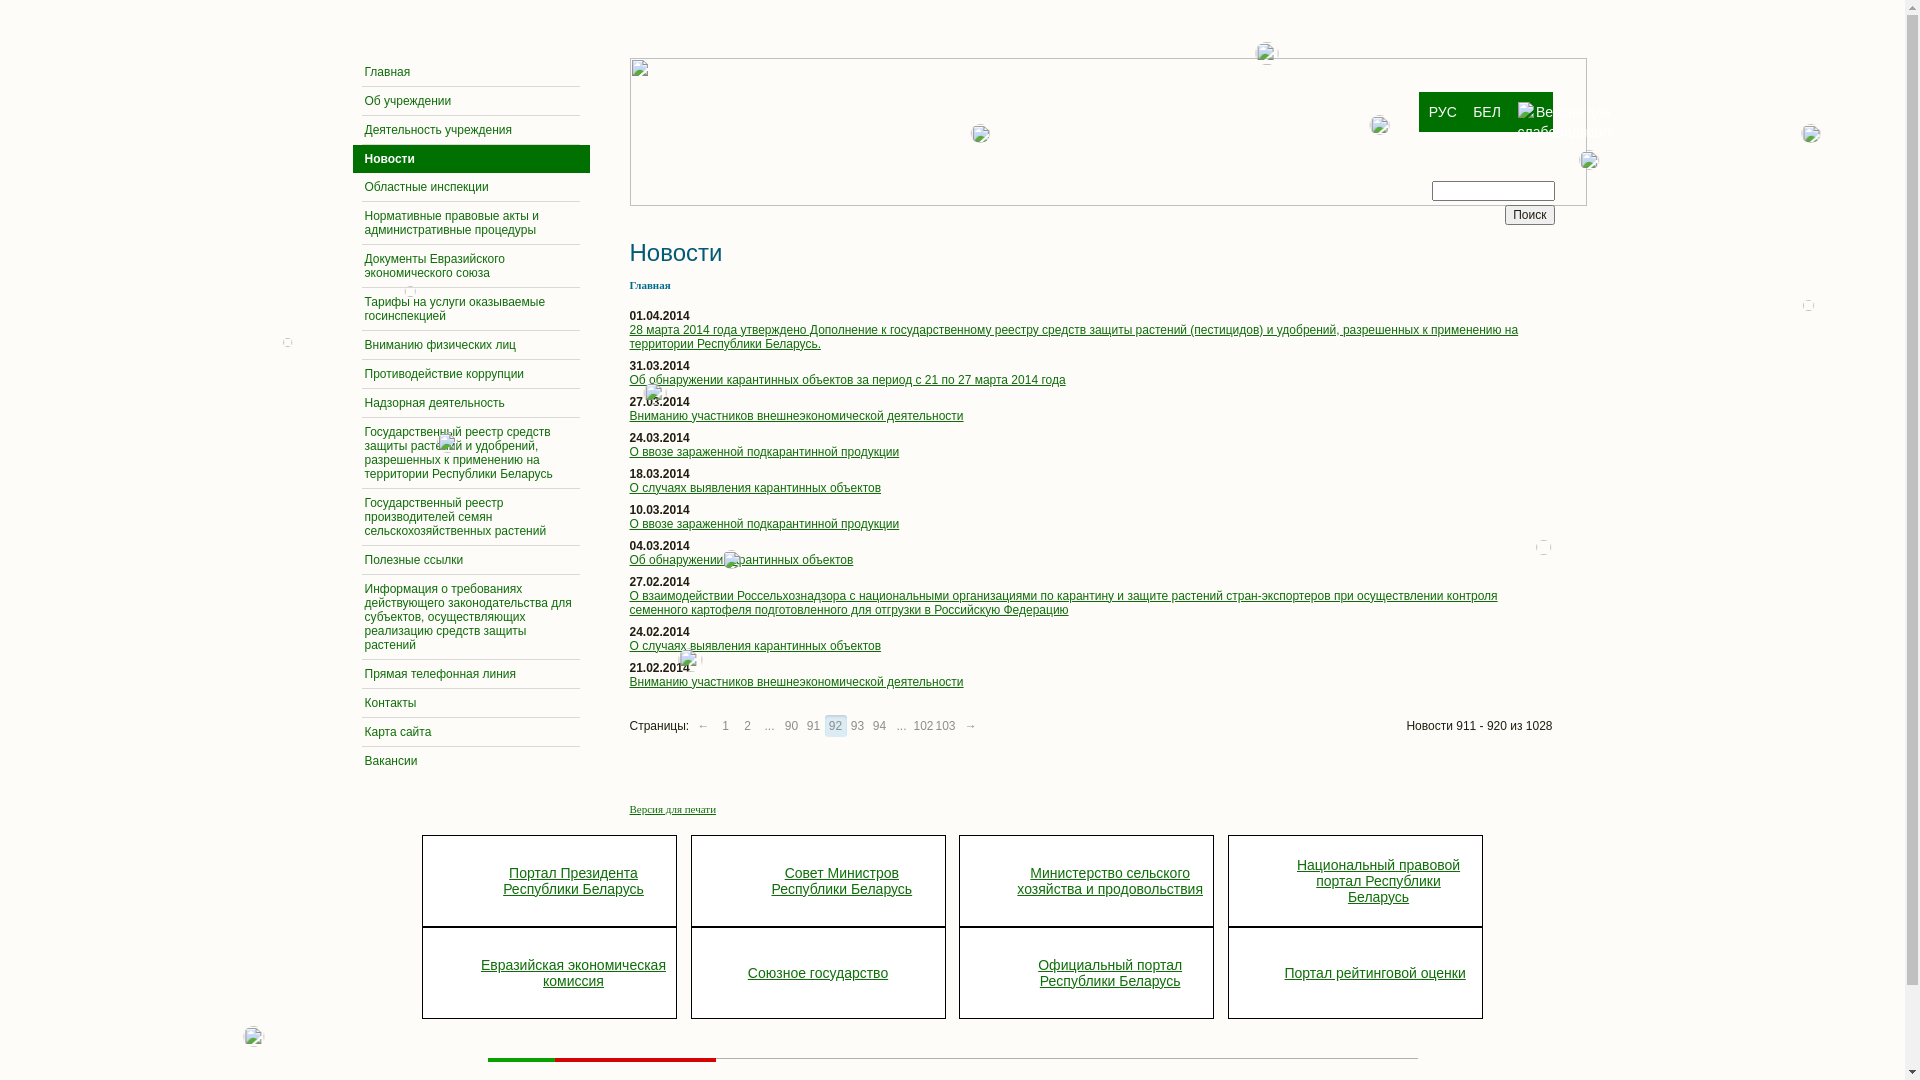  What do you see at coordinates (814, 725) in the screenshot?
I see `'91'` at bounding box center [814, 725].